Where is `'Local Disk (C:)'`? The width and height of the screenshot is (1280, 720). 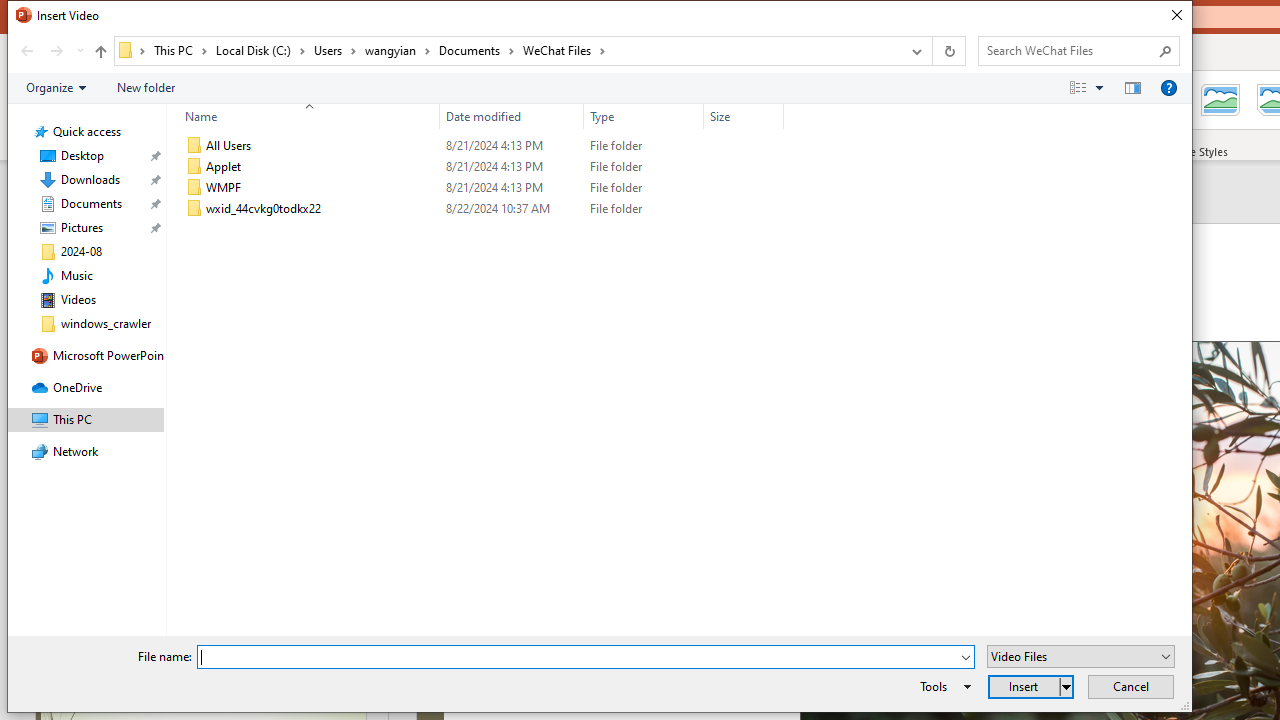 'Local Disk (C:)' is located at coordinates (260, 49).